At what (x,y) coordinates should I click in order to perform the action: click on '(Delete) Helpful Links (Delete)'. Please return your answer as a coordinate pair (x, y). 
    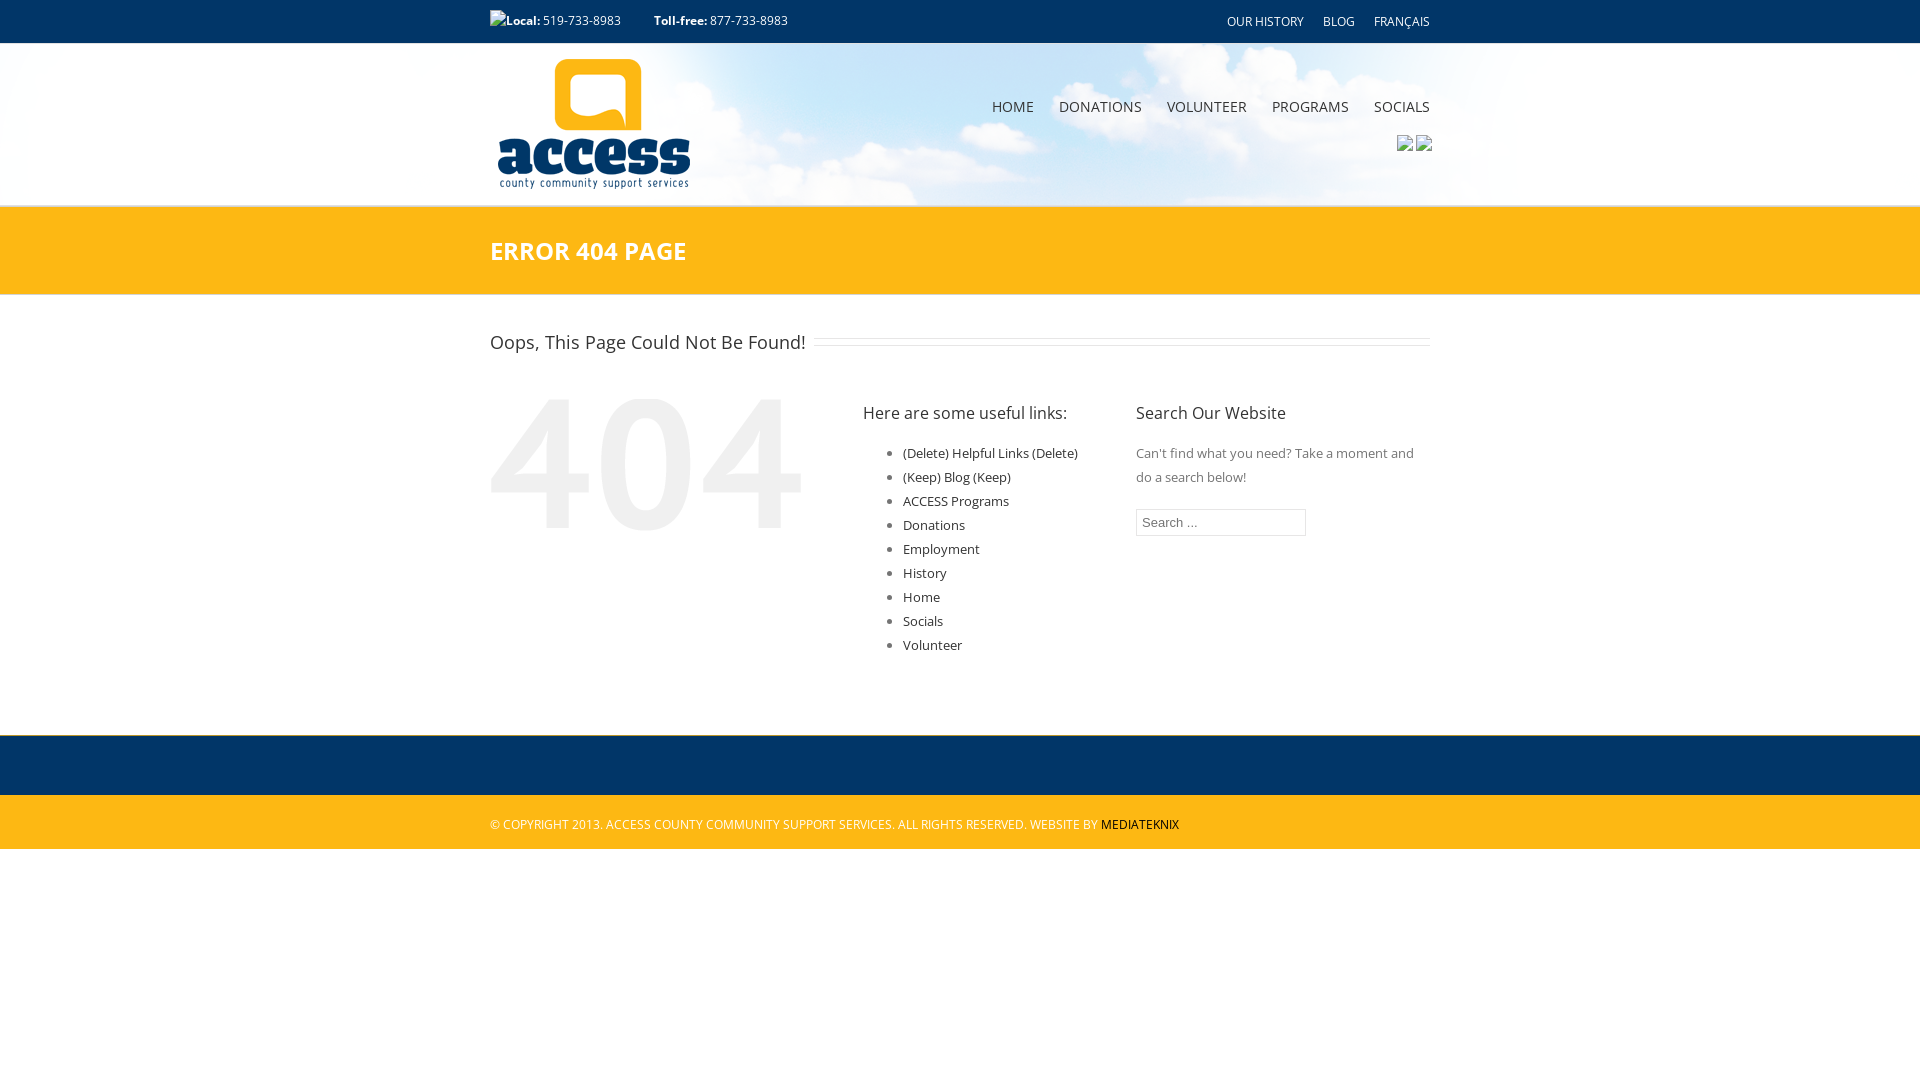
    Looking at the image, I should click on (990, 452).